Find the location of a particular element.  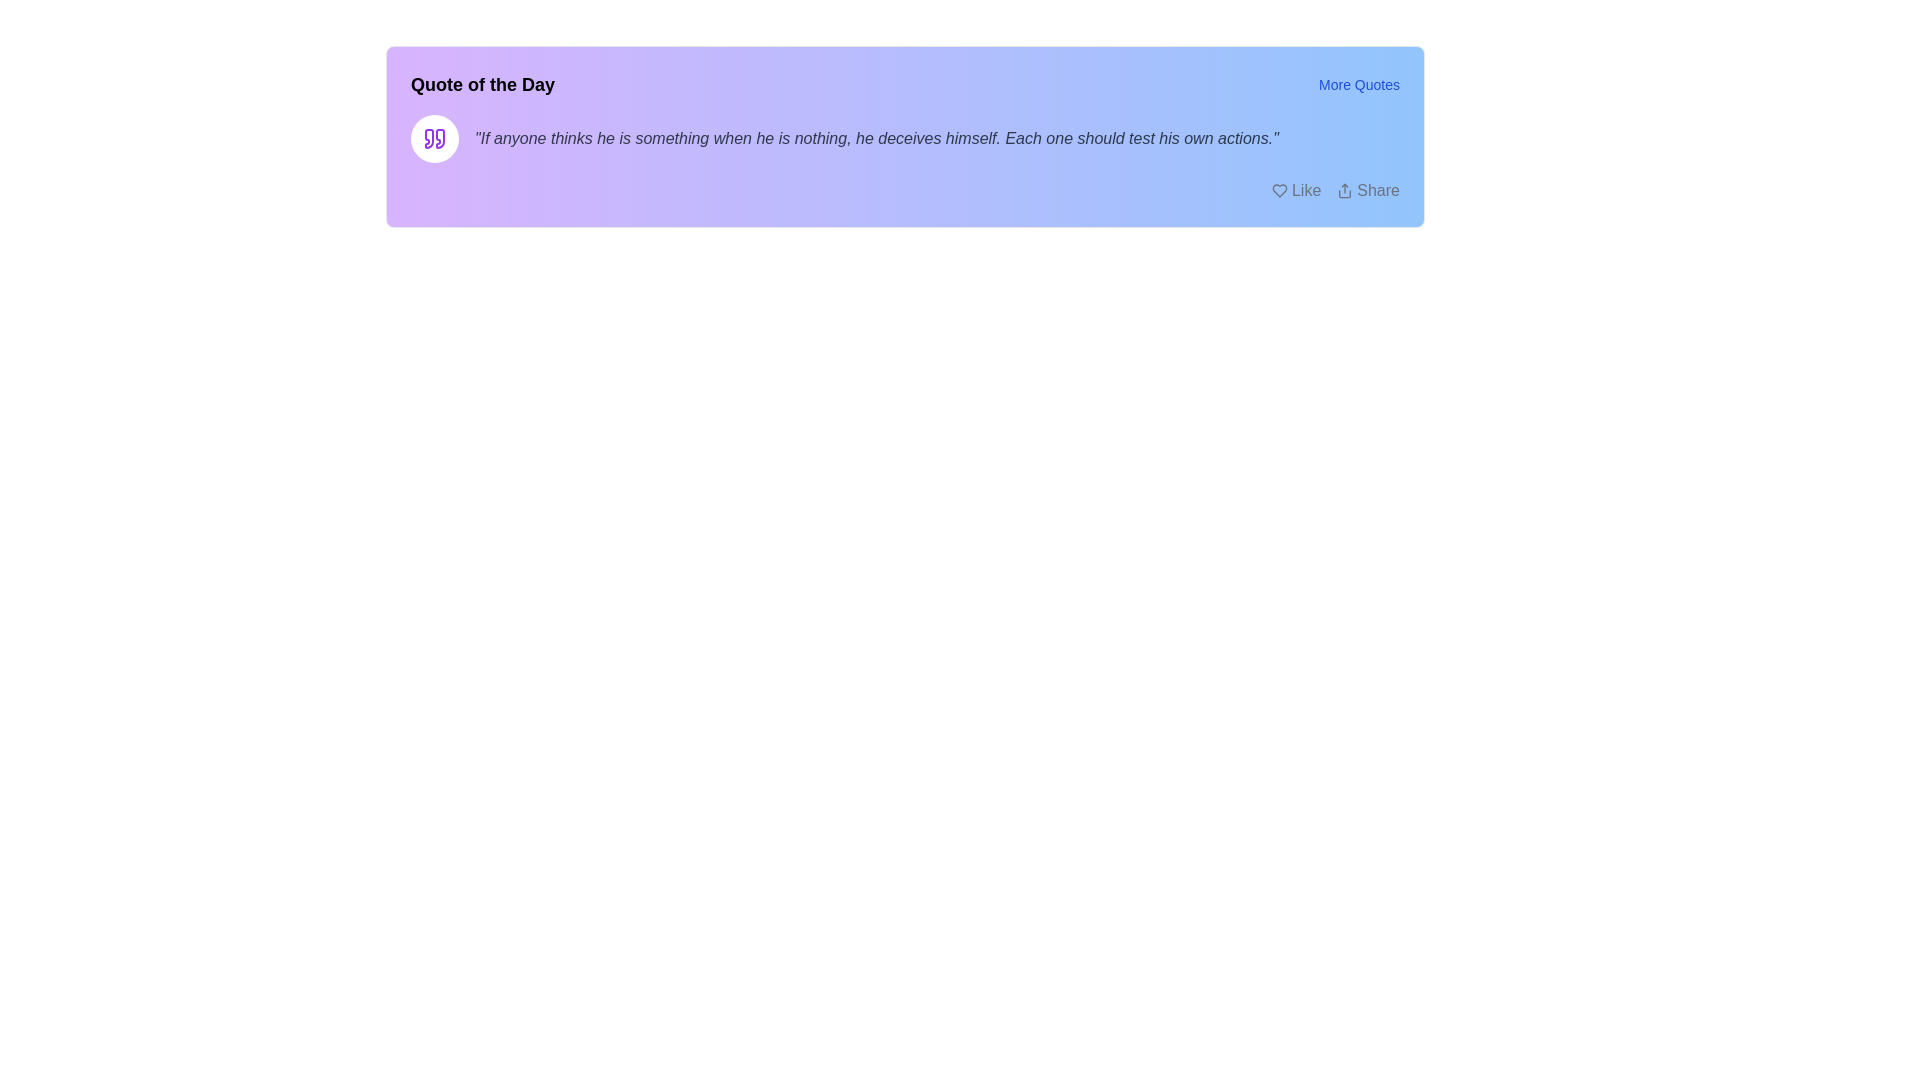

the heart-shaped icon located at the lower-right corner of the quote card to like the content is located at coordinates (1278, 191).